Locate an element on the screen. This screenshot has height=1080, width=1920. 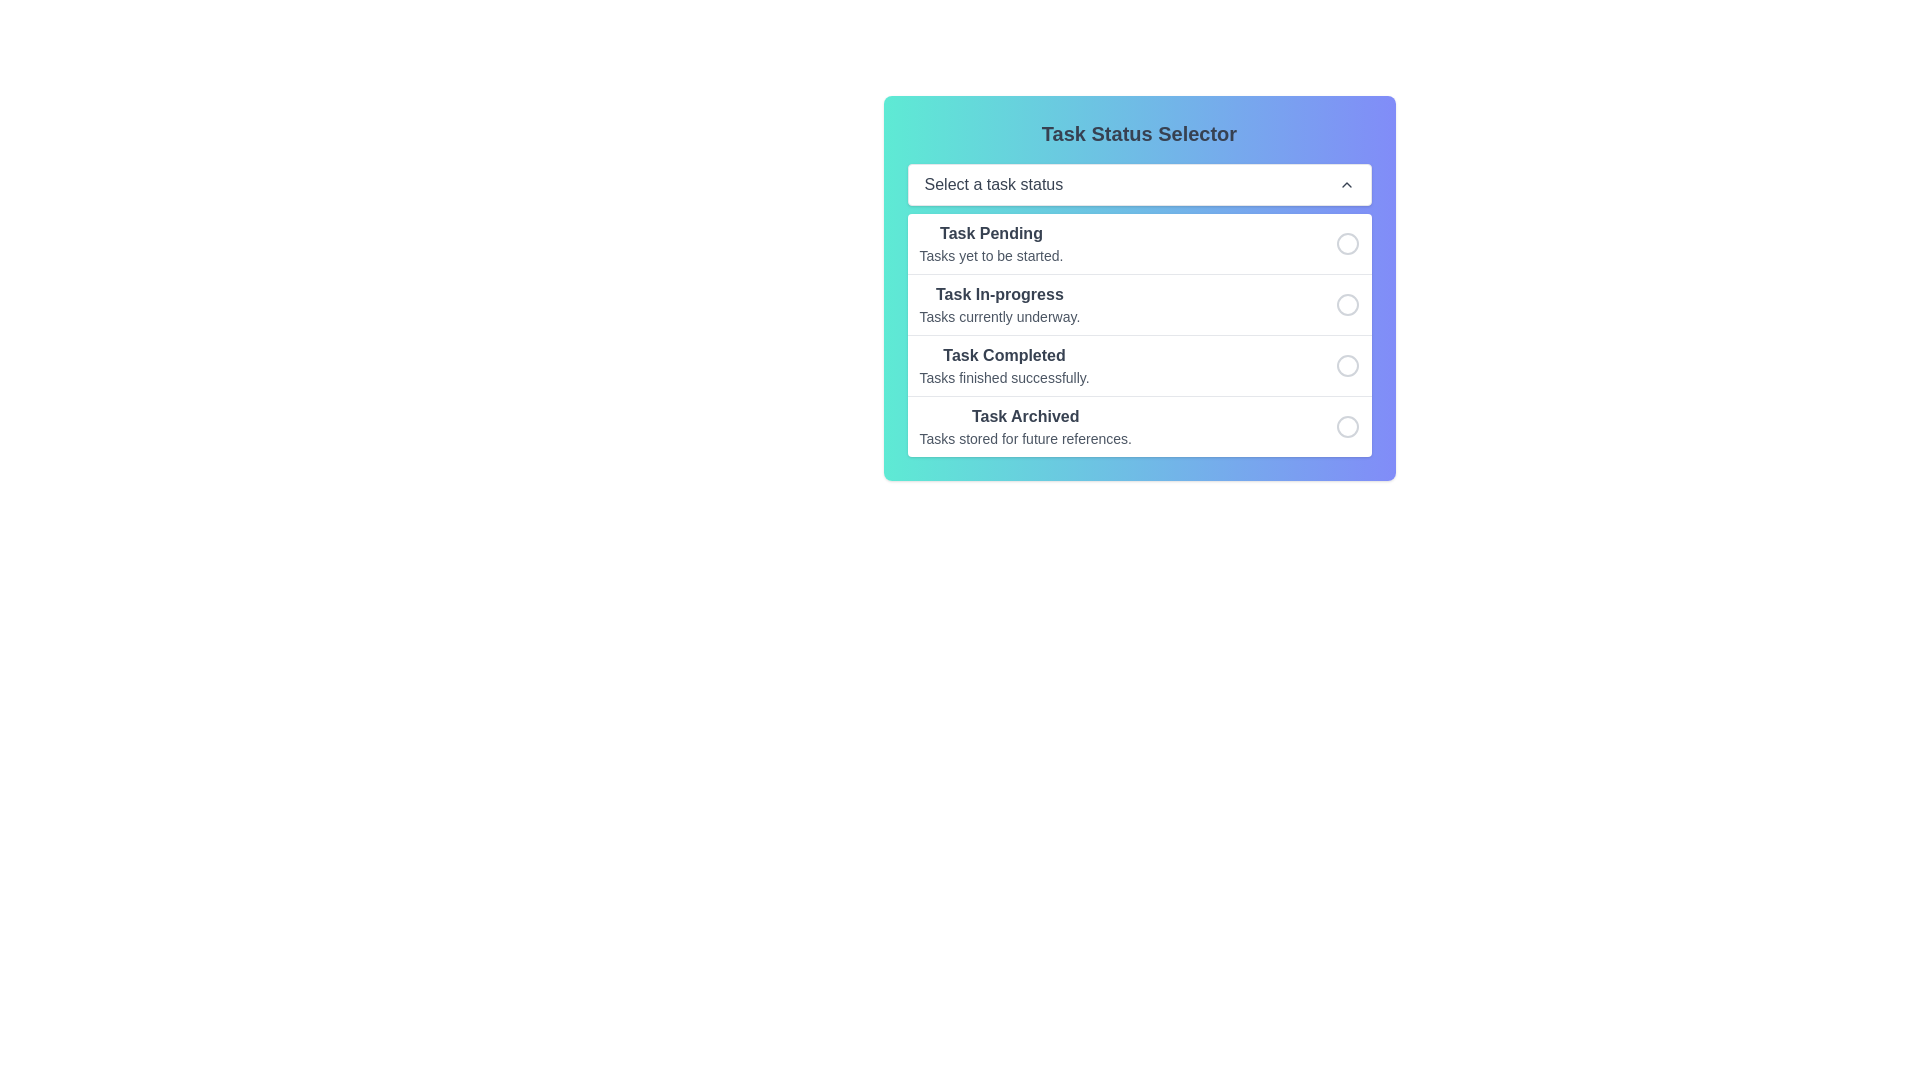
the circular gray radio button at the end of the 'Task Pending' row is located at coordinates (1347, 242).